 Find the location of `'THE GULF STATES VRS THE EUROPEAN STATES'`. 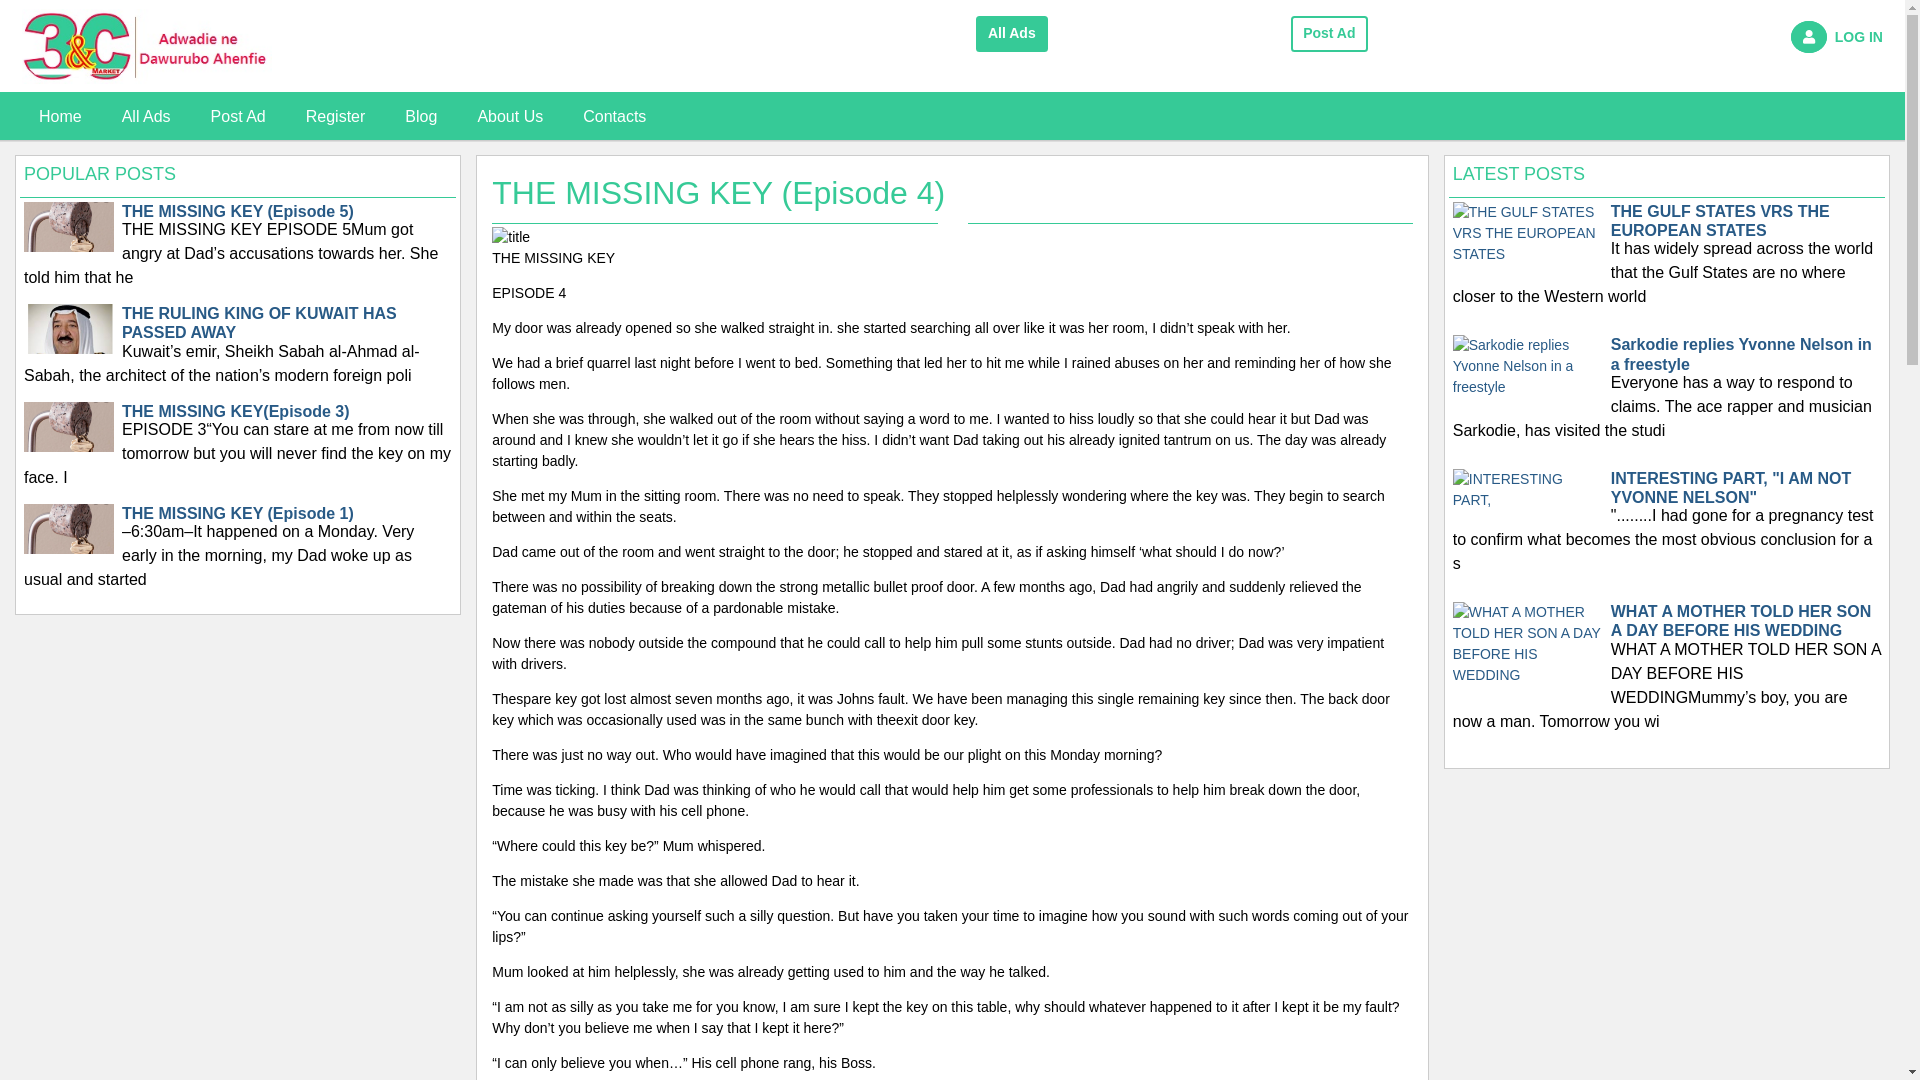

'THE GULF STATES VRS THE EUROPEAN STATES' is located at coordinates (1526, 230).